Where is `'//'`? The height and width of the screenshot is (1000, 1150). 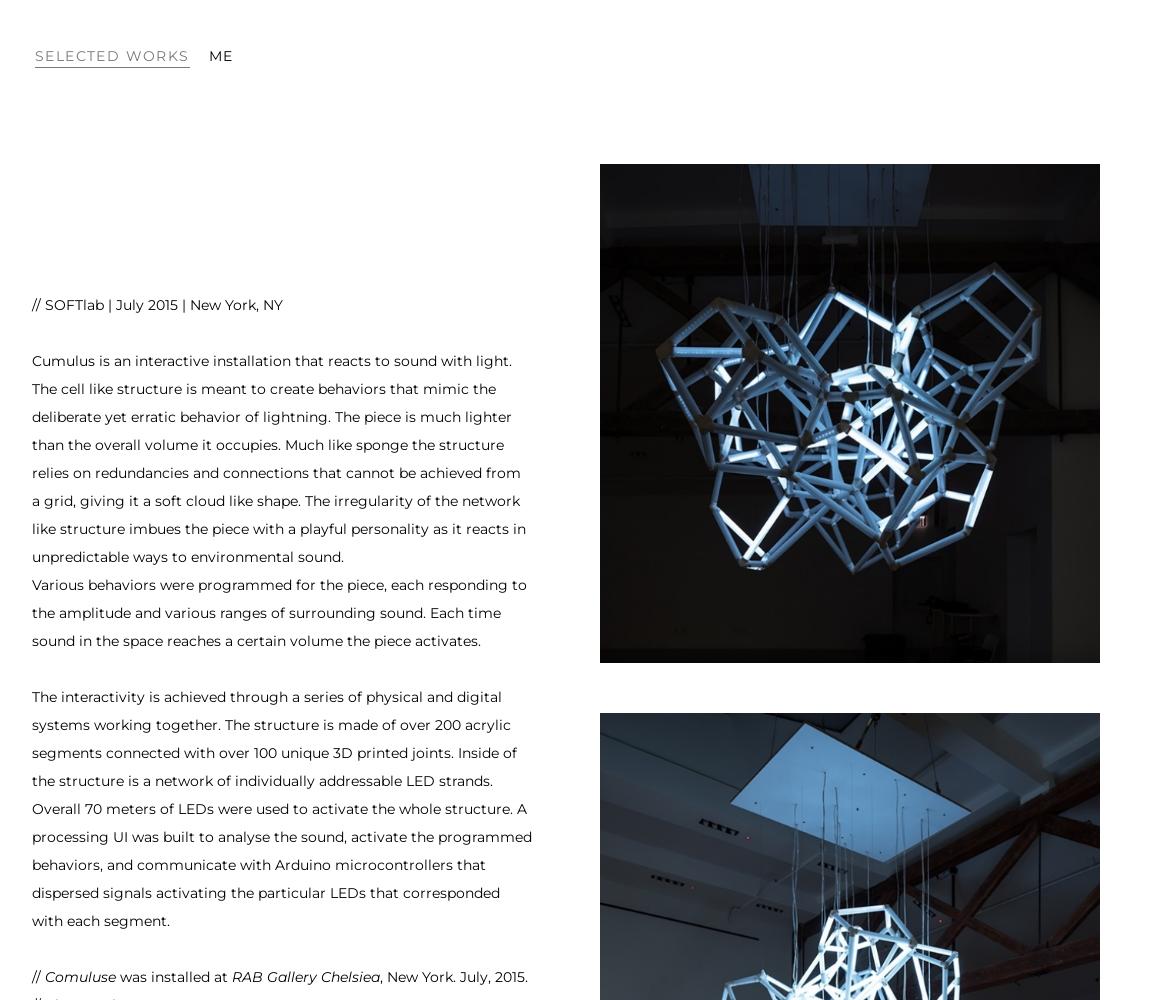
'//' is located at coordinates (37, 976).